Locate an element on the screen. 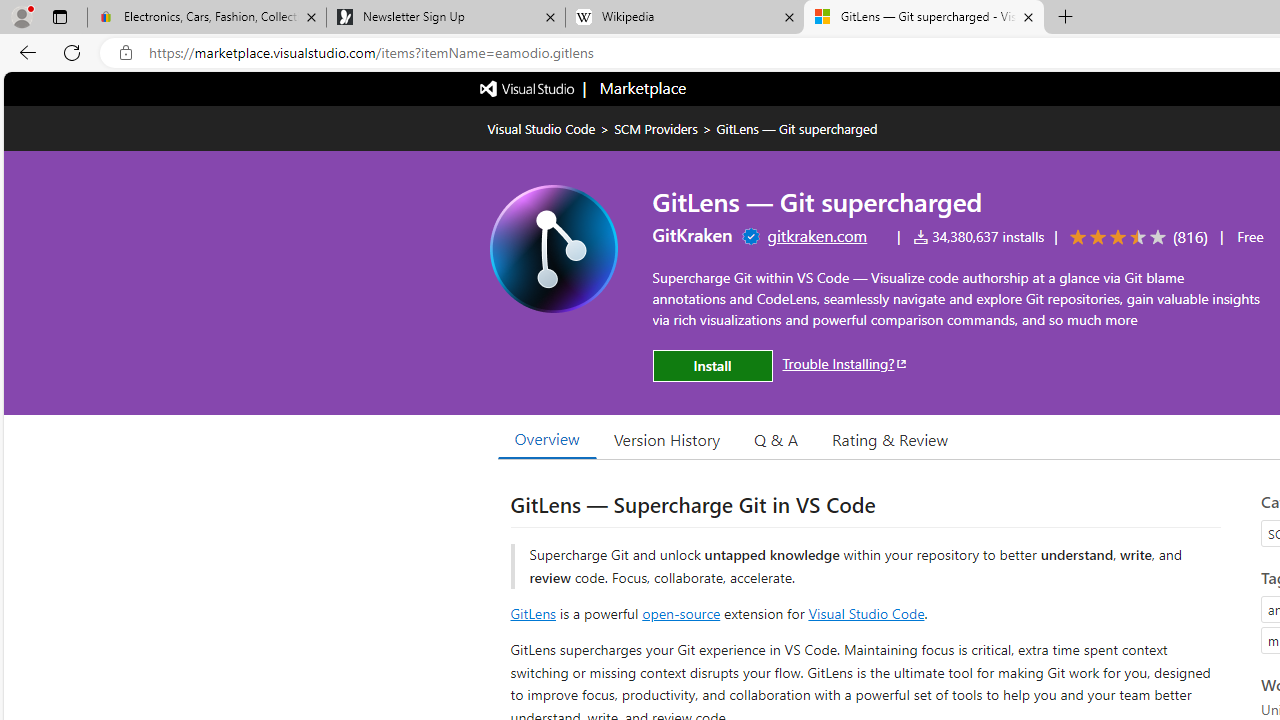  'More from GitKraken publisher' is located at coordinates (692, 234).